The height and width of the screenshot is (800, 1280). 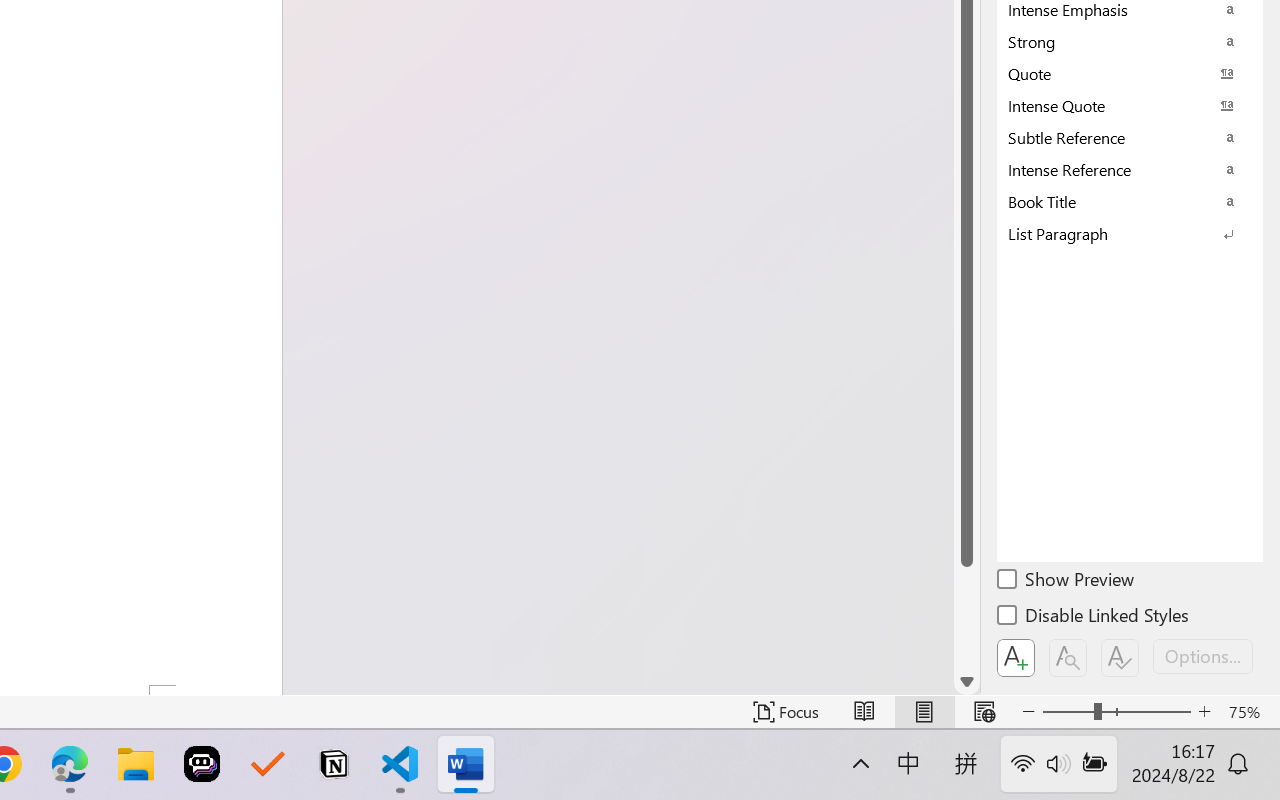 What do you see at coordinates (1130, 104) in the screenshot?
I see `'Intense Quote'` at bounding box center [1130, 104].